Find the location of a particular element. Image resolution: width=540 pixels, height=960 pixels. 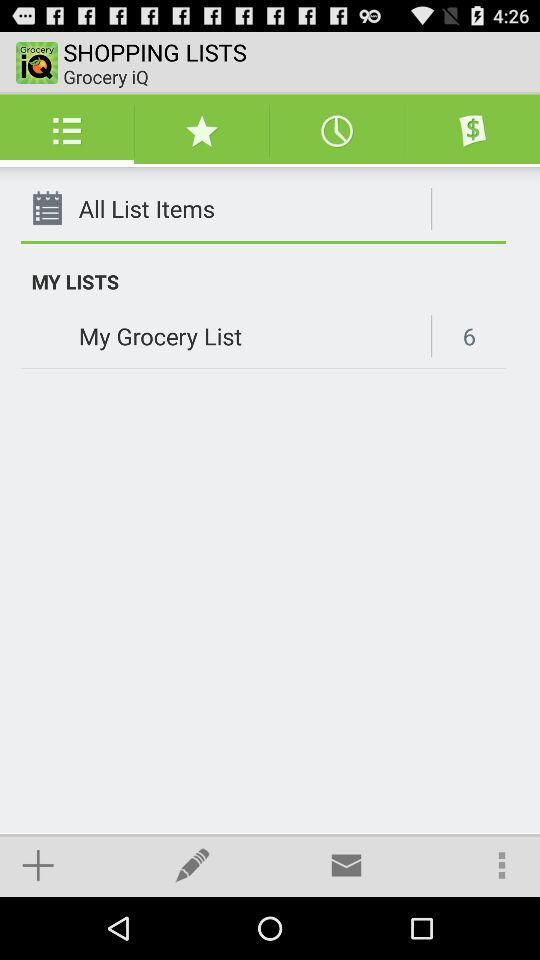

icon at the bottom right corner is located at coordinates (500, 864).